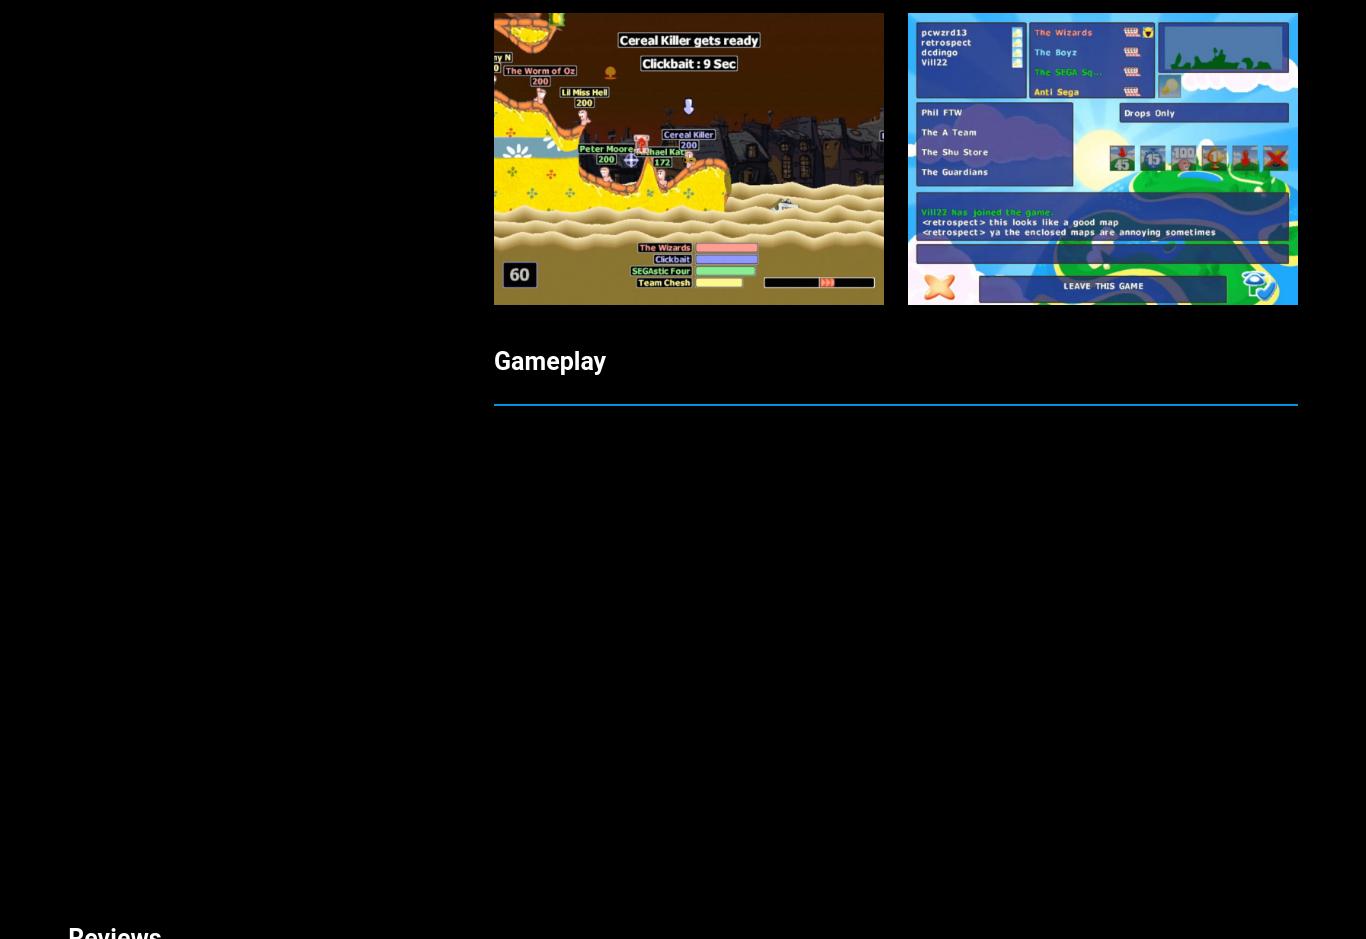 This screenshot has width=1366, height=939. Describe the element at coordinates (183, 266) in the screenshot. I see `'2D Worms at its best'` at that location.